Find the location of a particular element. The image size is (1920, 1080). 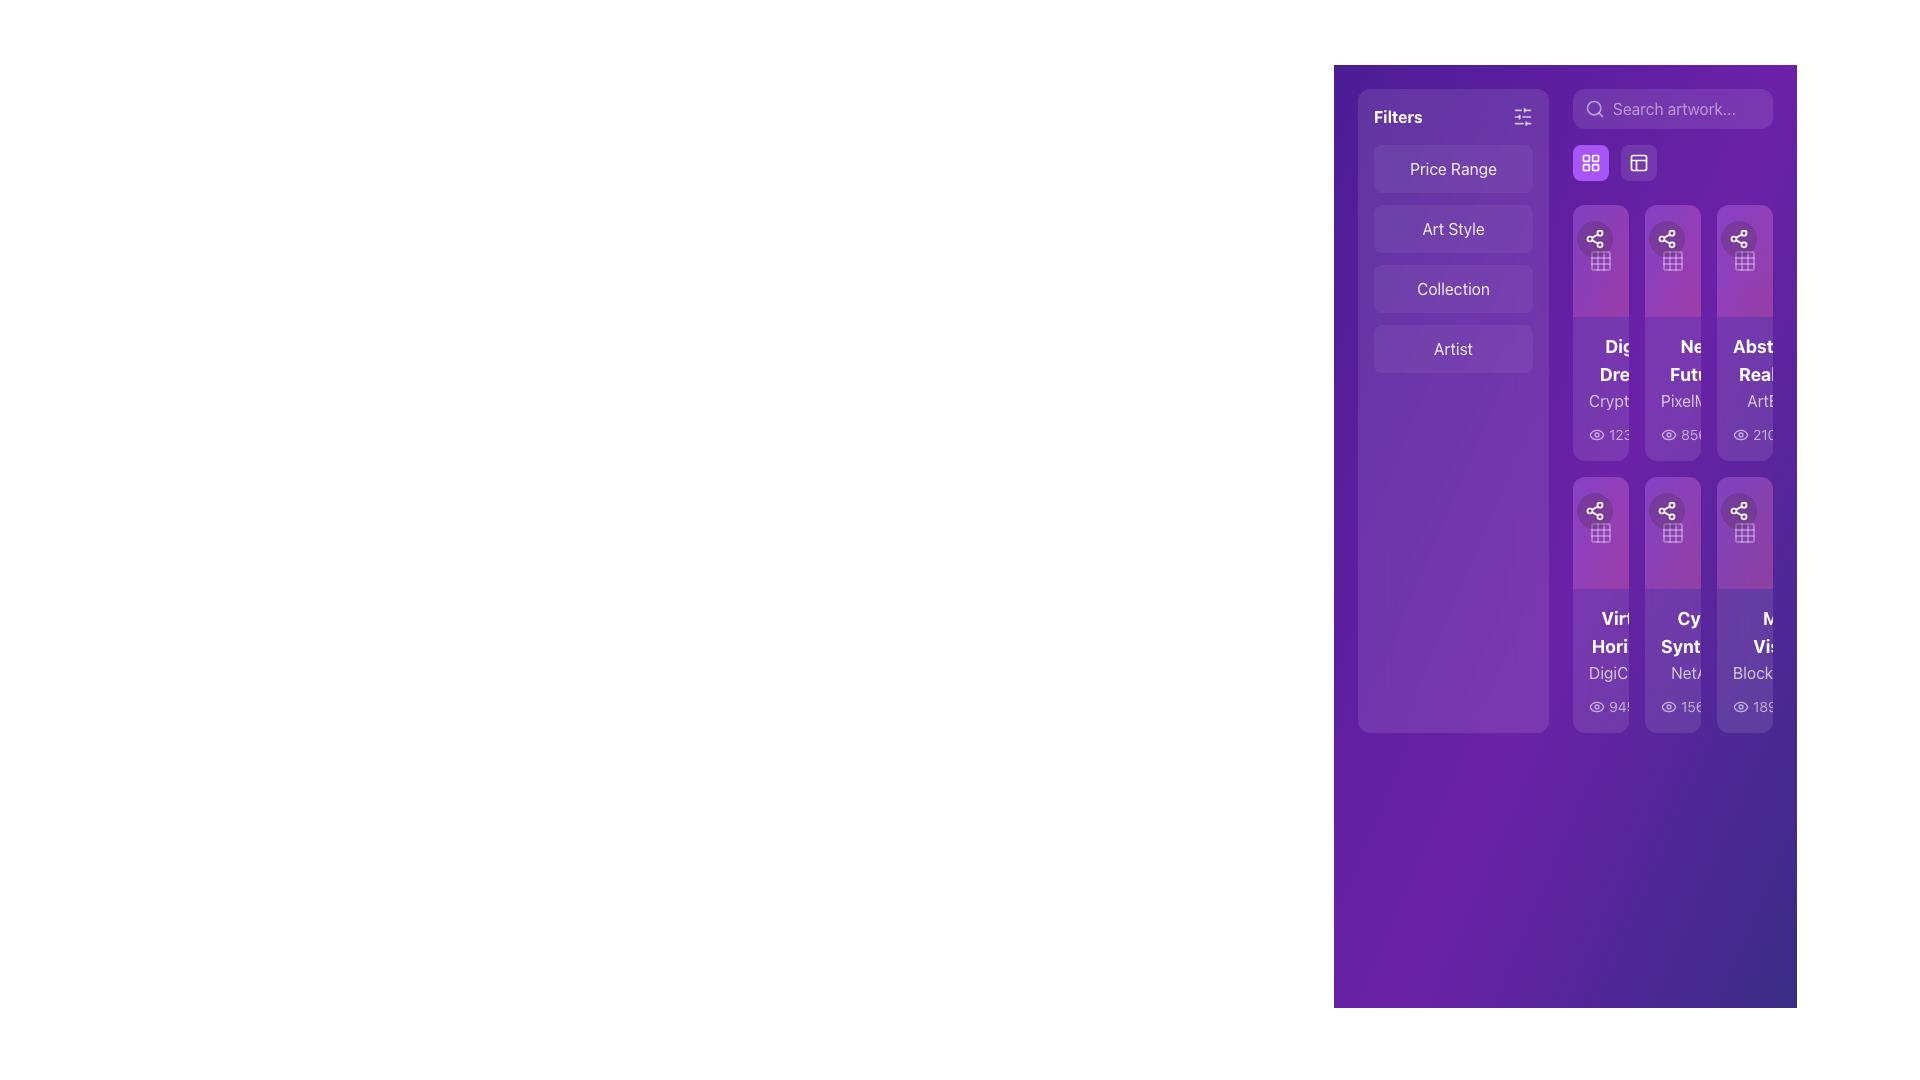

the card representing an item in the collection, which is positioned in the second column of the second row in the grid layout is located at coordinates (1601, 604).